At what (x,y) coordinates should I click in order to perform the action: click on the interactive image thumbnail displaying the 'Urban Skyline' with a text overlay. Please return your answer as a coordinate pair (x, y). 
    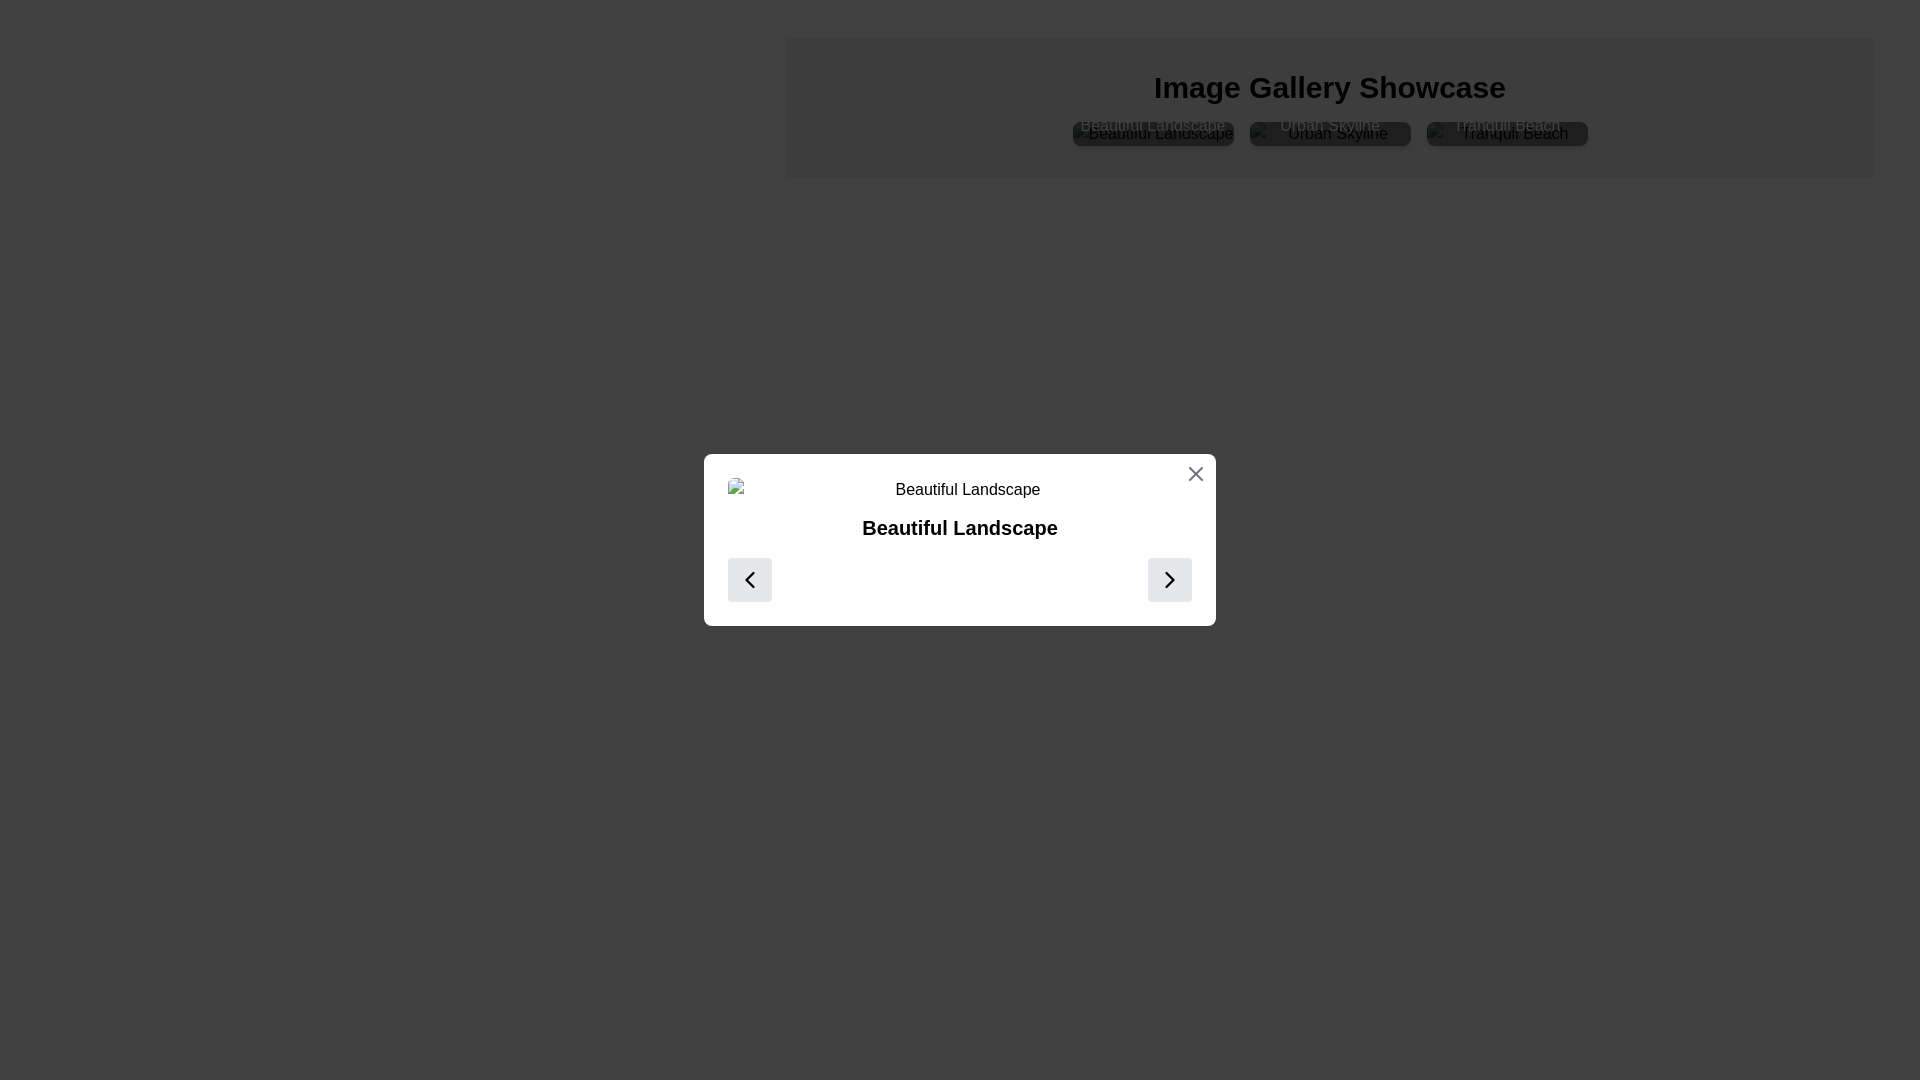
    Looking at the image, I should click on (1329, 134).